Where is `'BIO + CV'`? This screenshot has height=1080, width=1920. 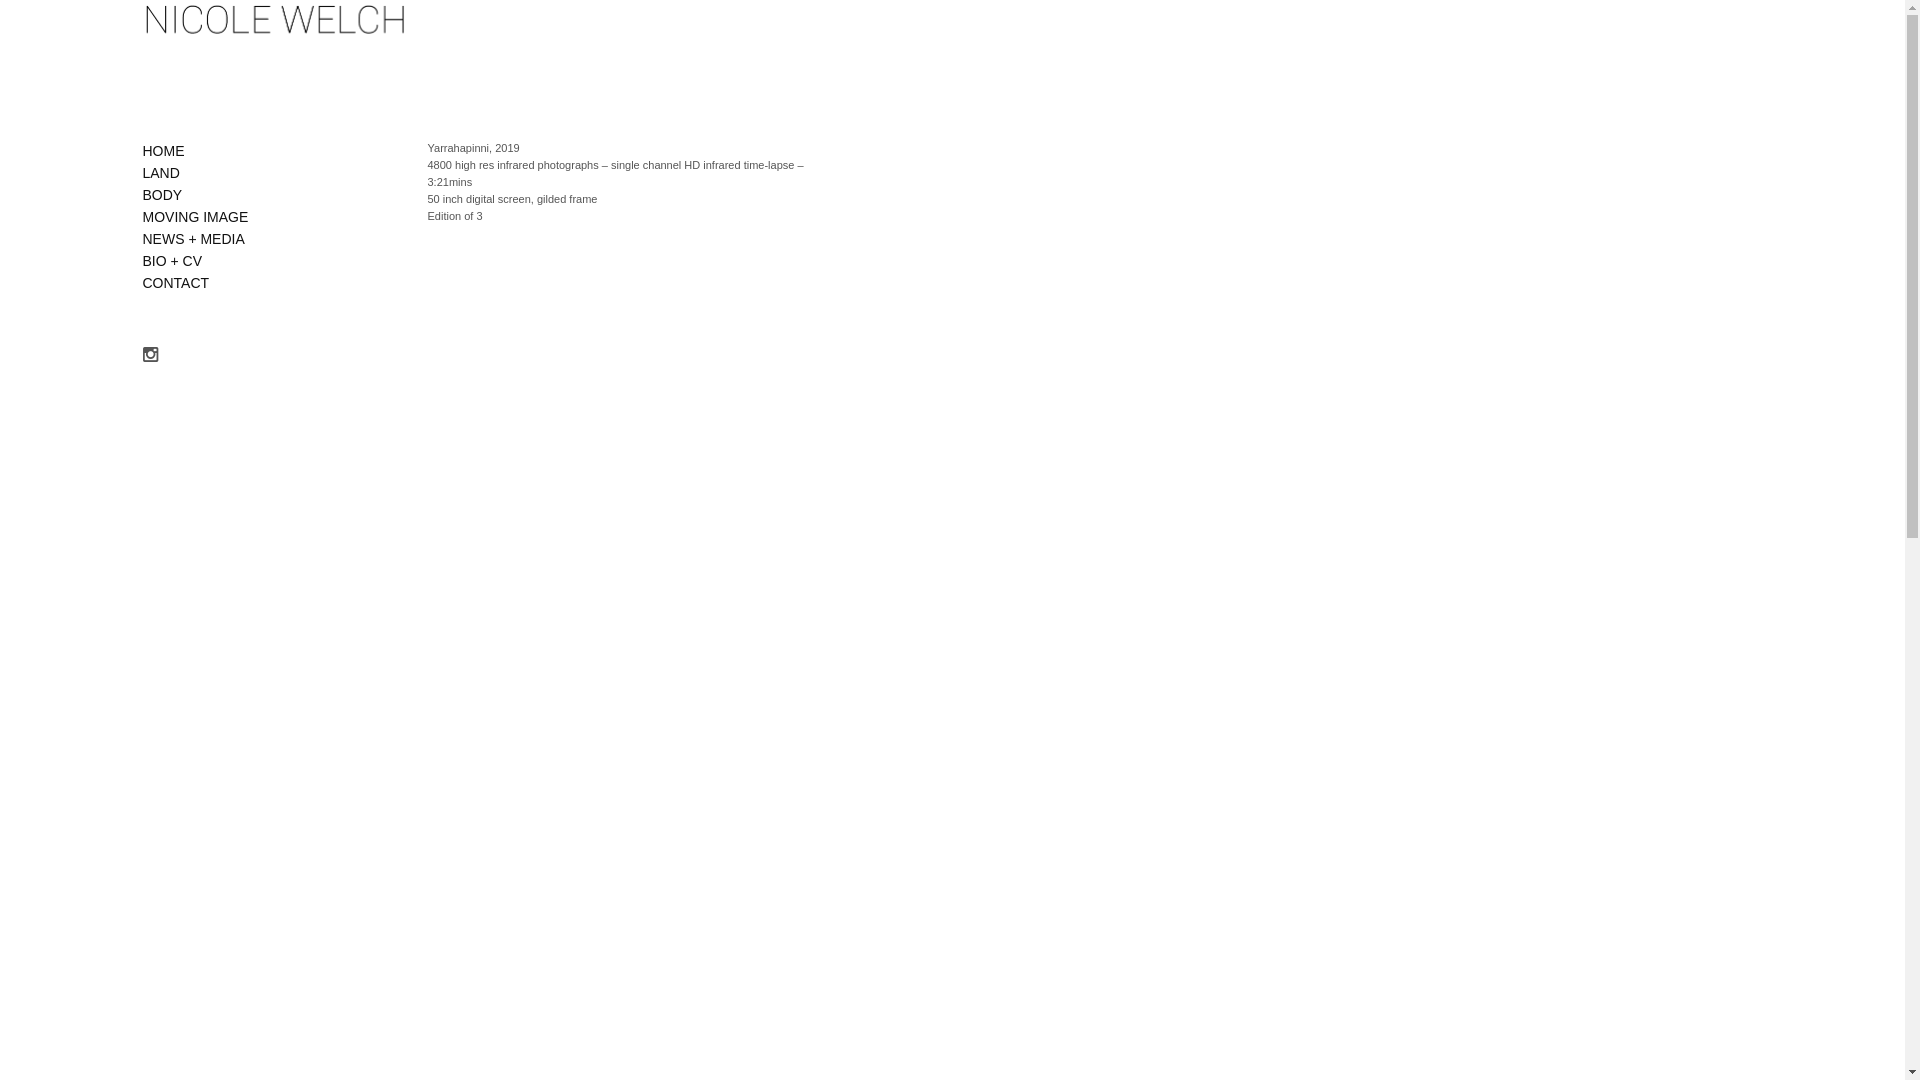
'BIO + CV' is located at coordinates (172, 260).